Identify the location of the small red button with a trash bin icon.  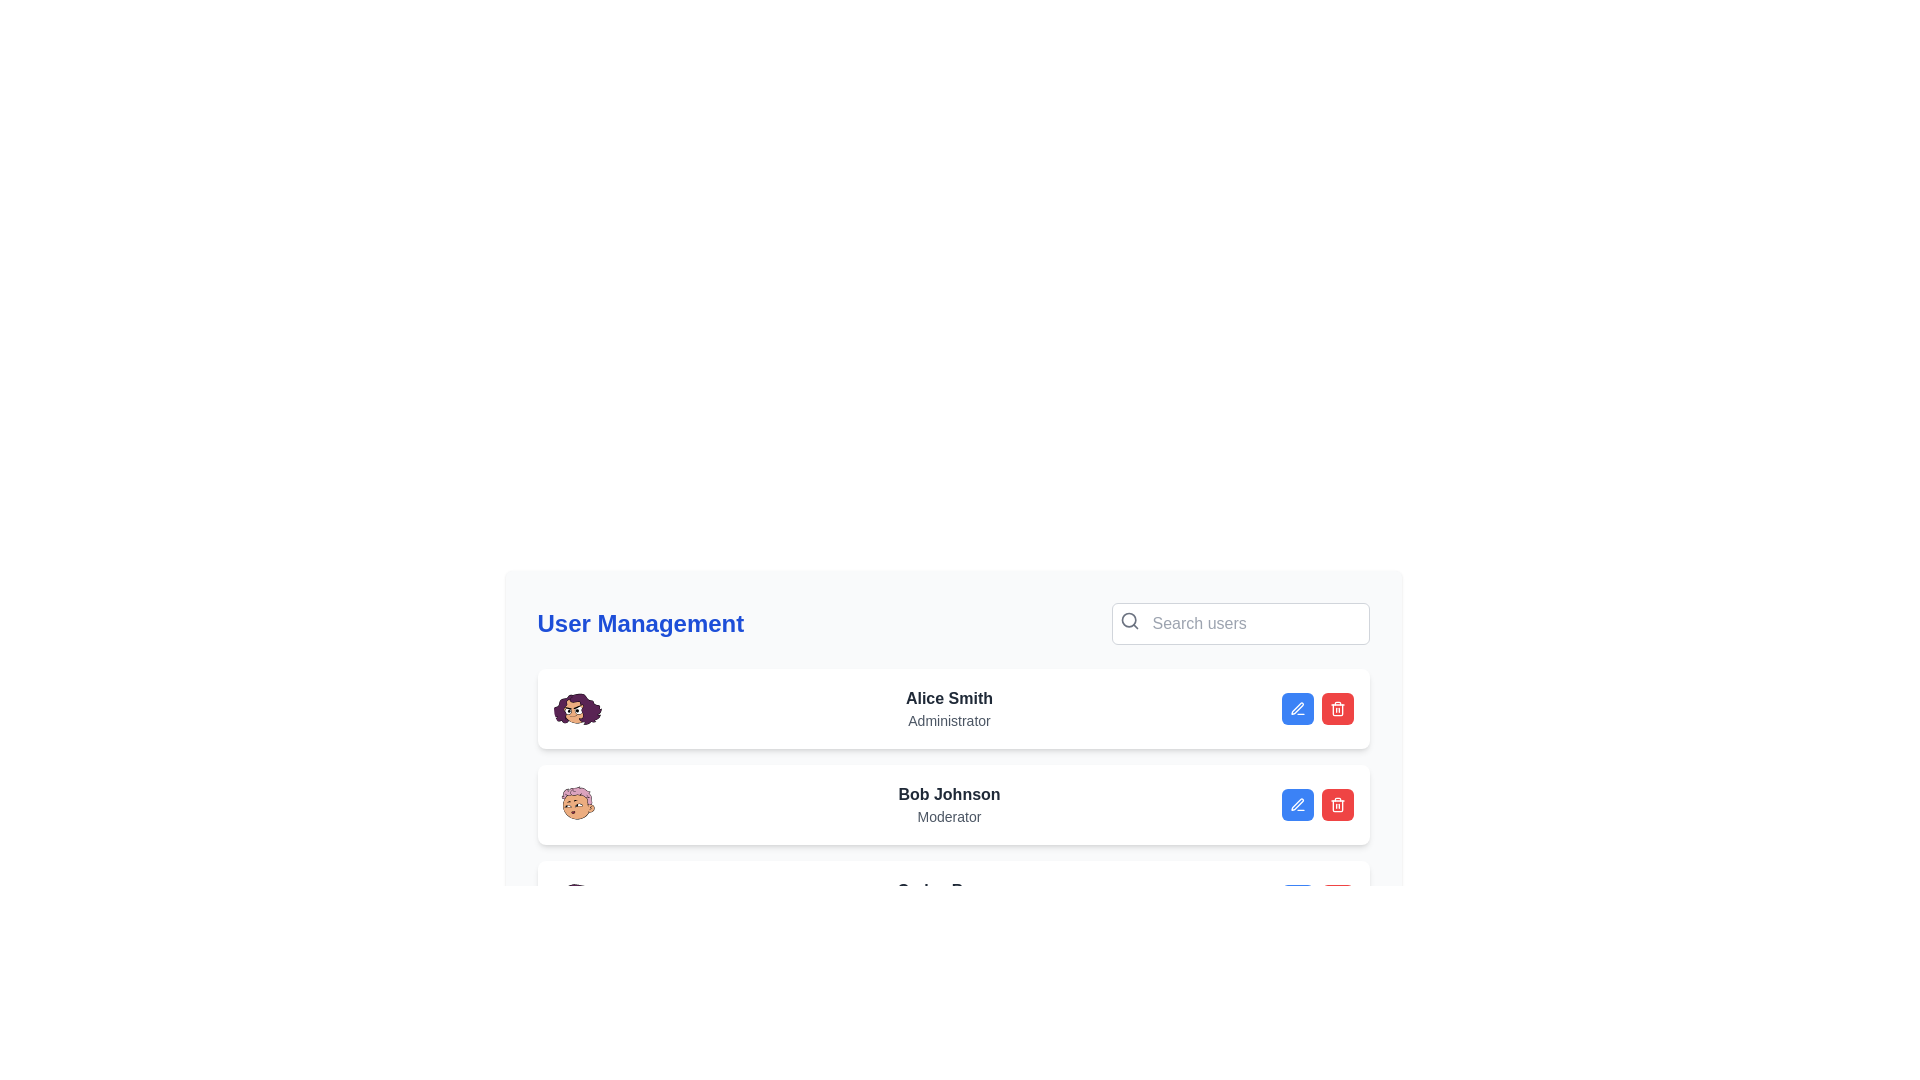
(1337, 804).